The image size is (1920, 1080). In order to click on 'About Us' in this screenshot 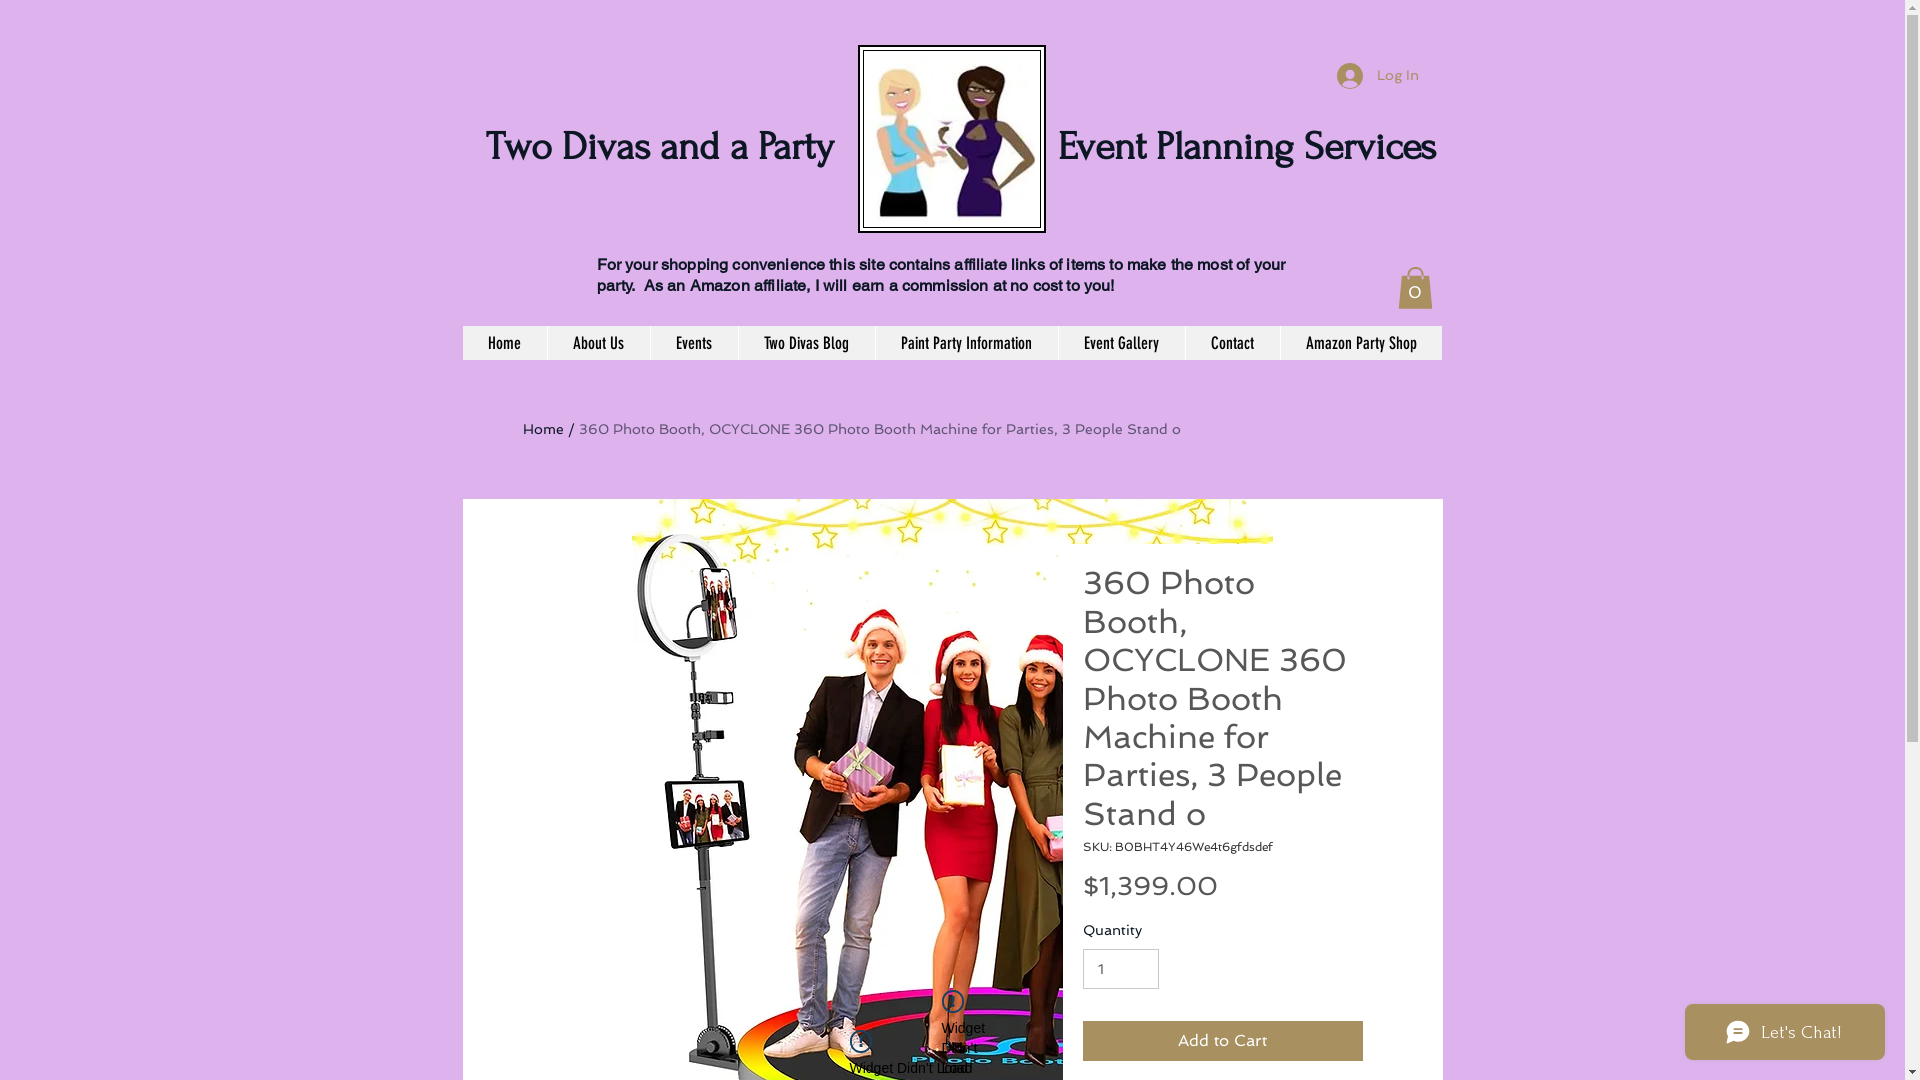, I will do `click(596, 342)`.